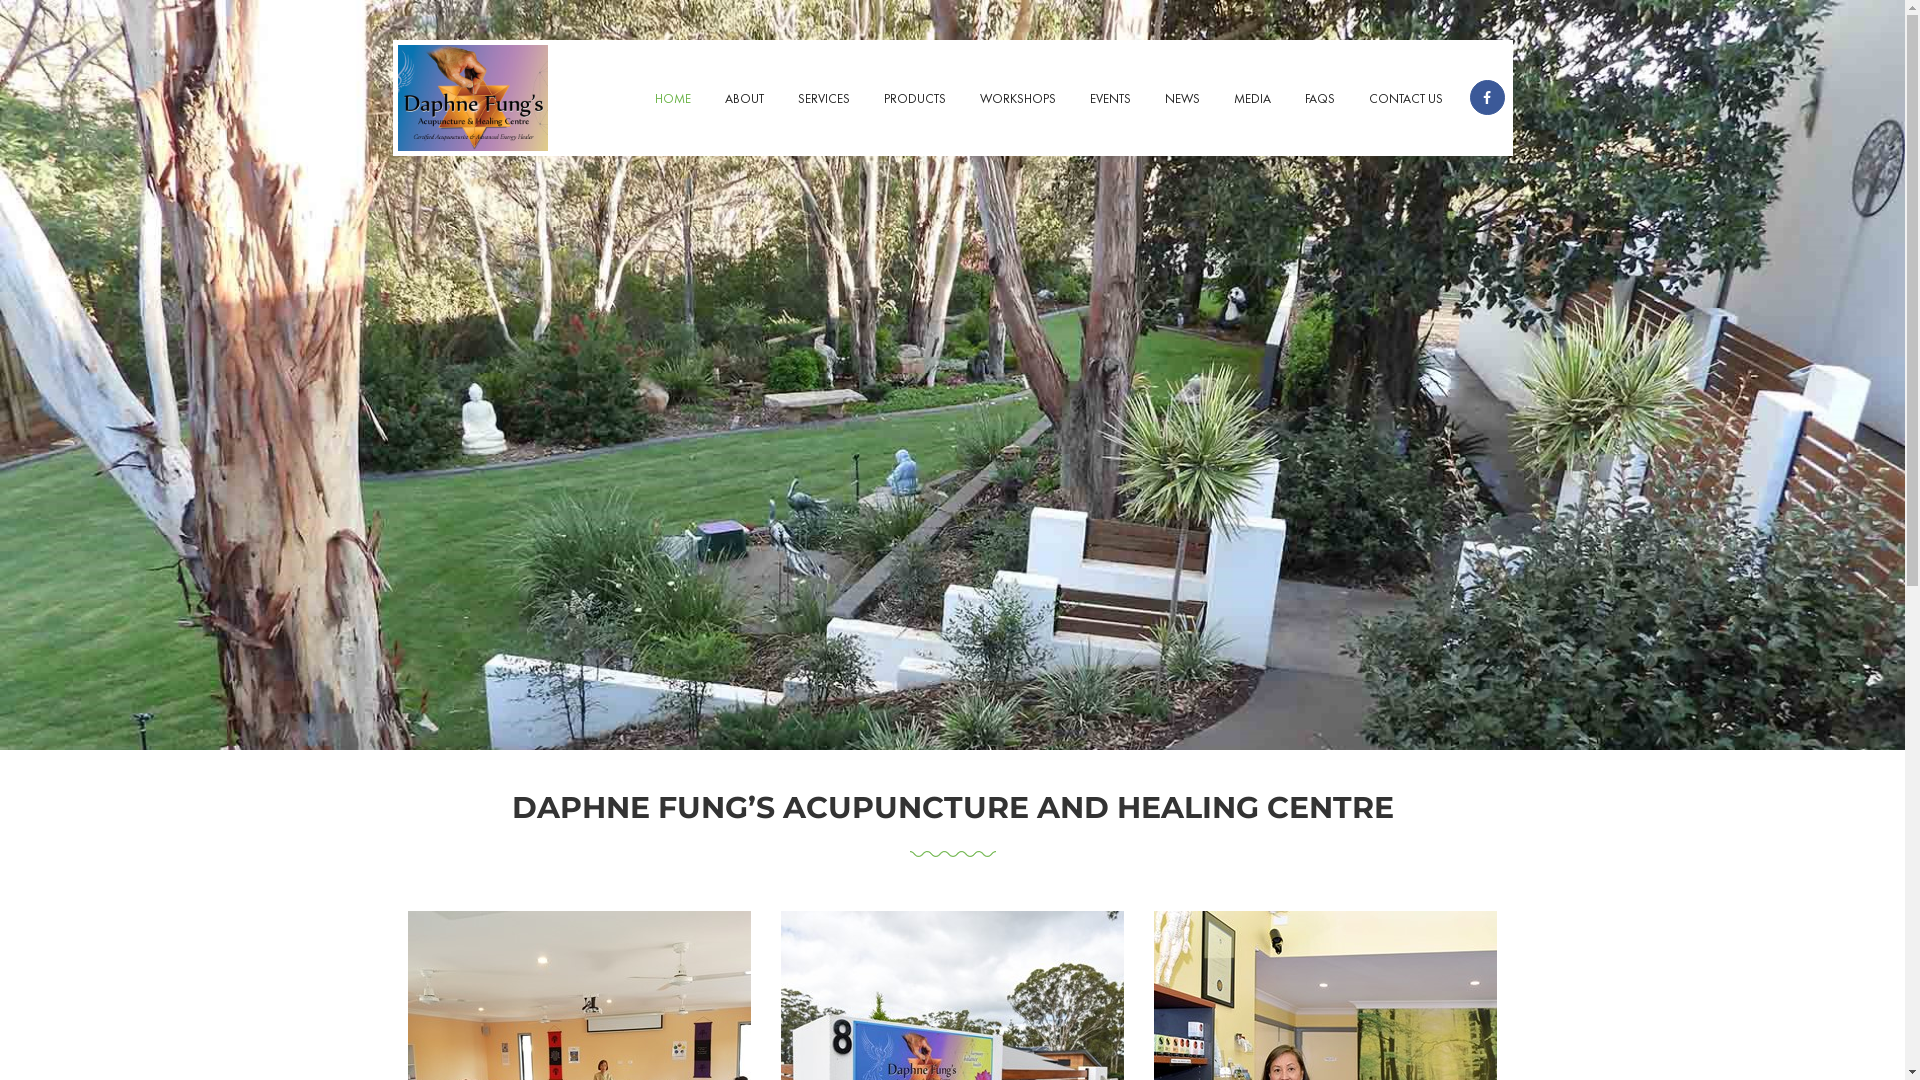 The height and width of the screenshot is (1080, 1920). I want to click on 'MEDIA', so click(1250, 100).